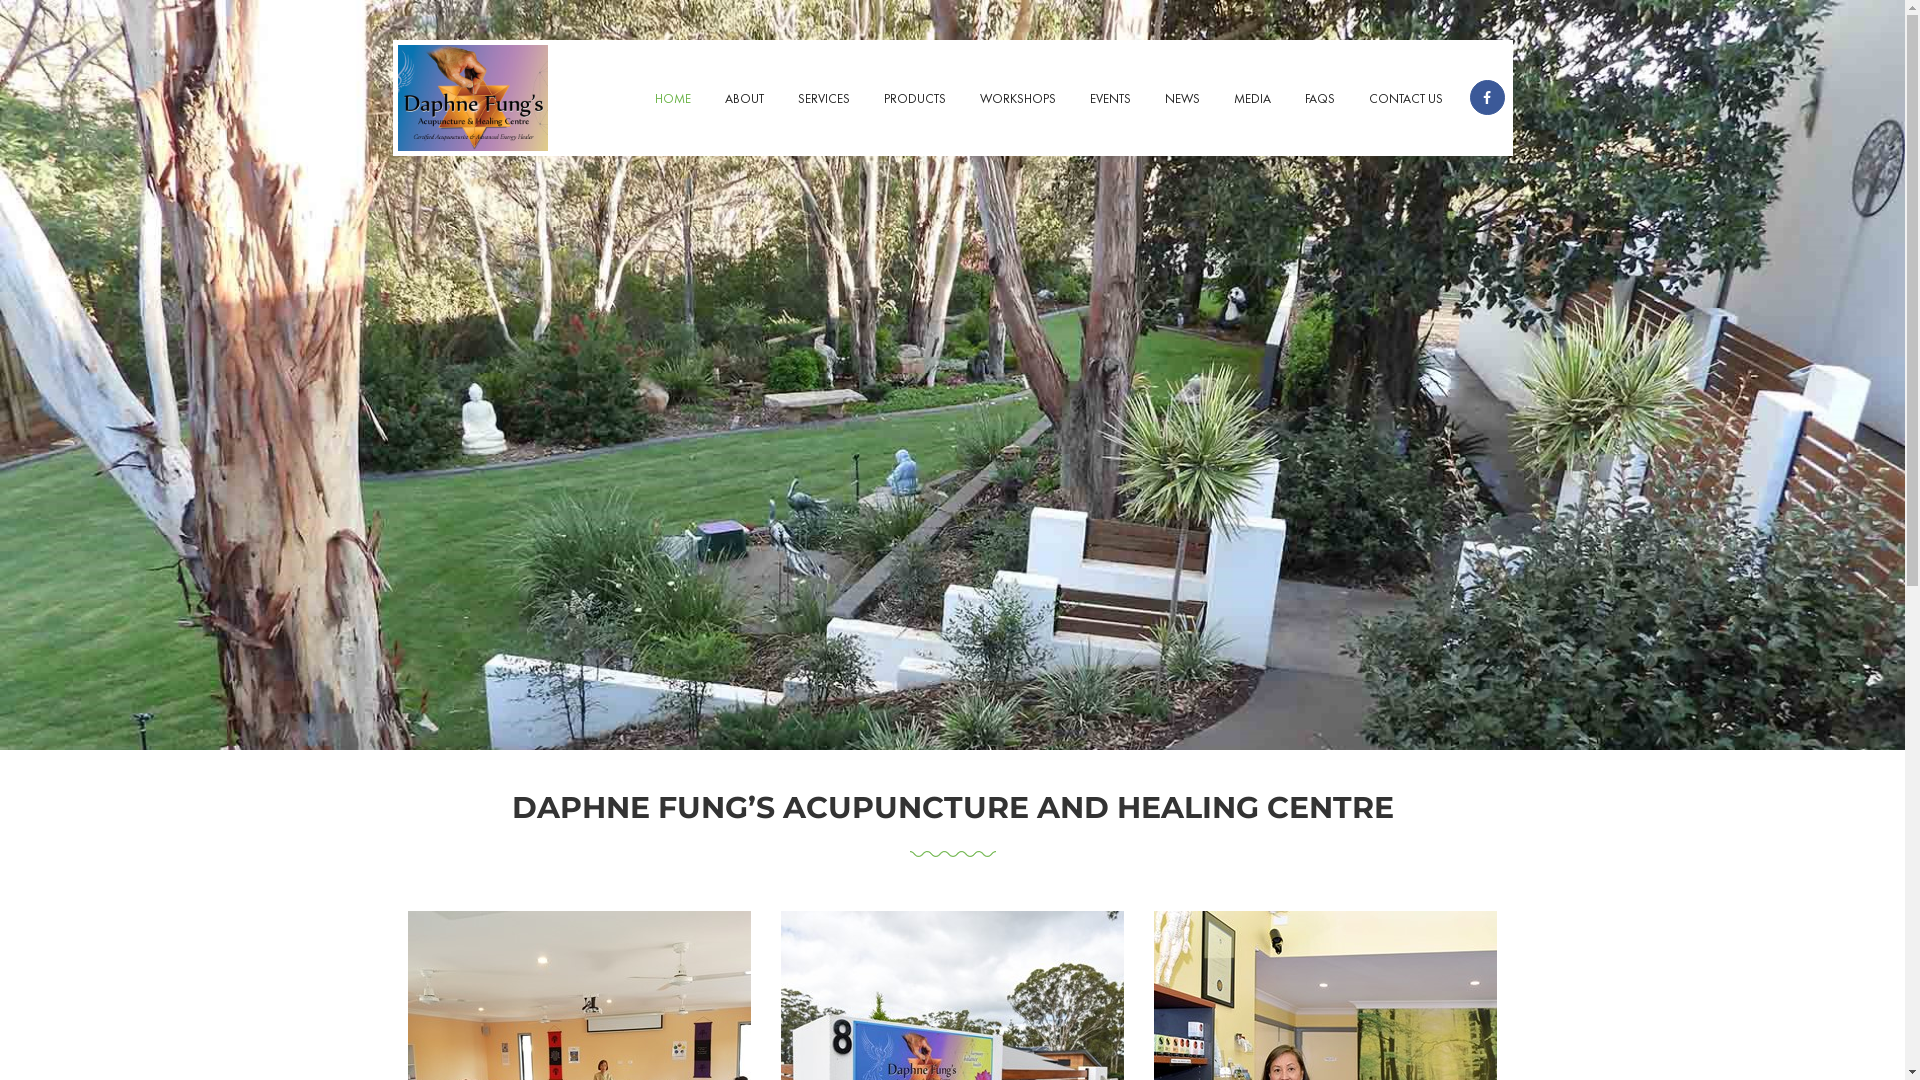 The height and width of the screenshot is (1080, 1920). I want to click on 'MEDIA', so click(1250, 100).